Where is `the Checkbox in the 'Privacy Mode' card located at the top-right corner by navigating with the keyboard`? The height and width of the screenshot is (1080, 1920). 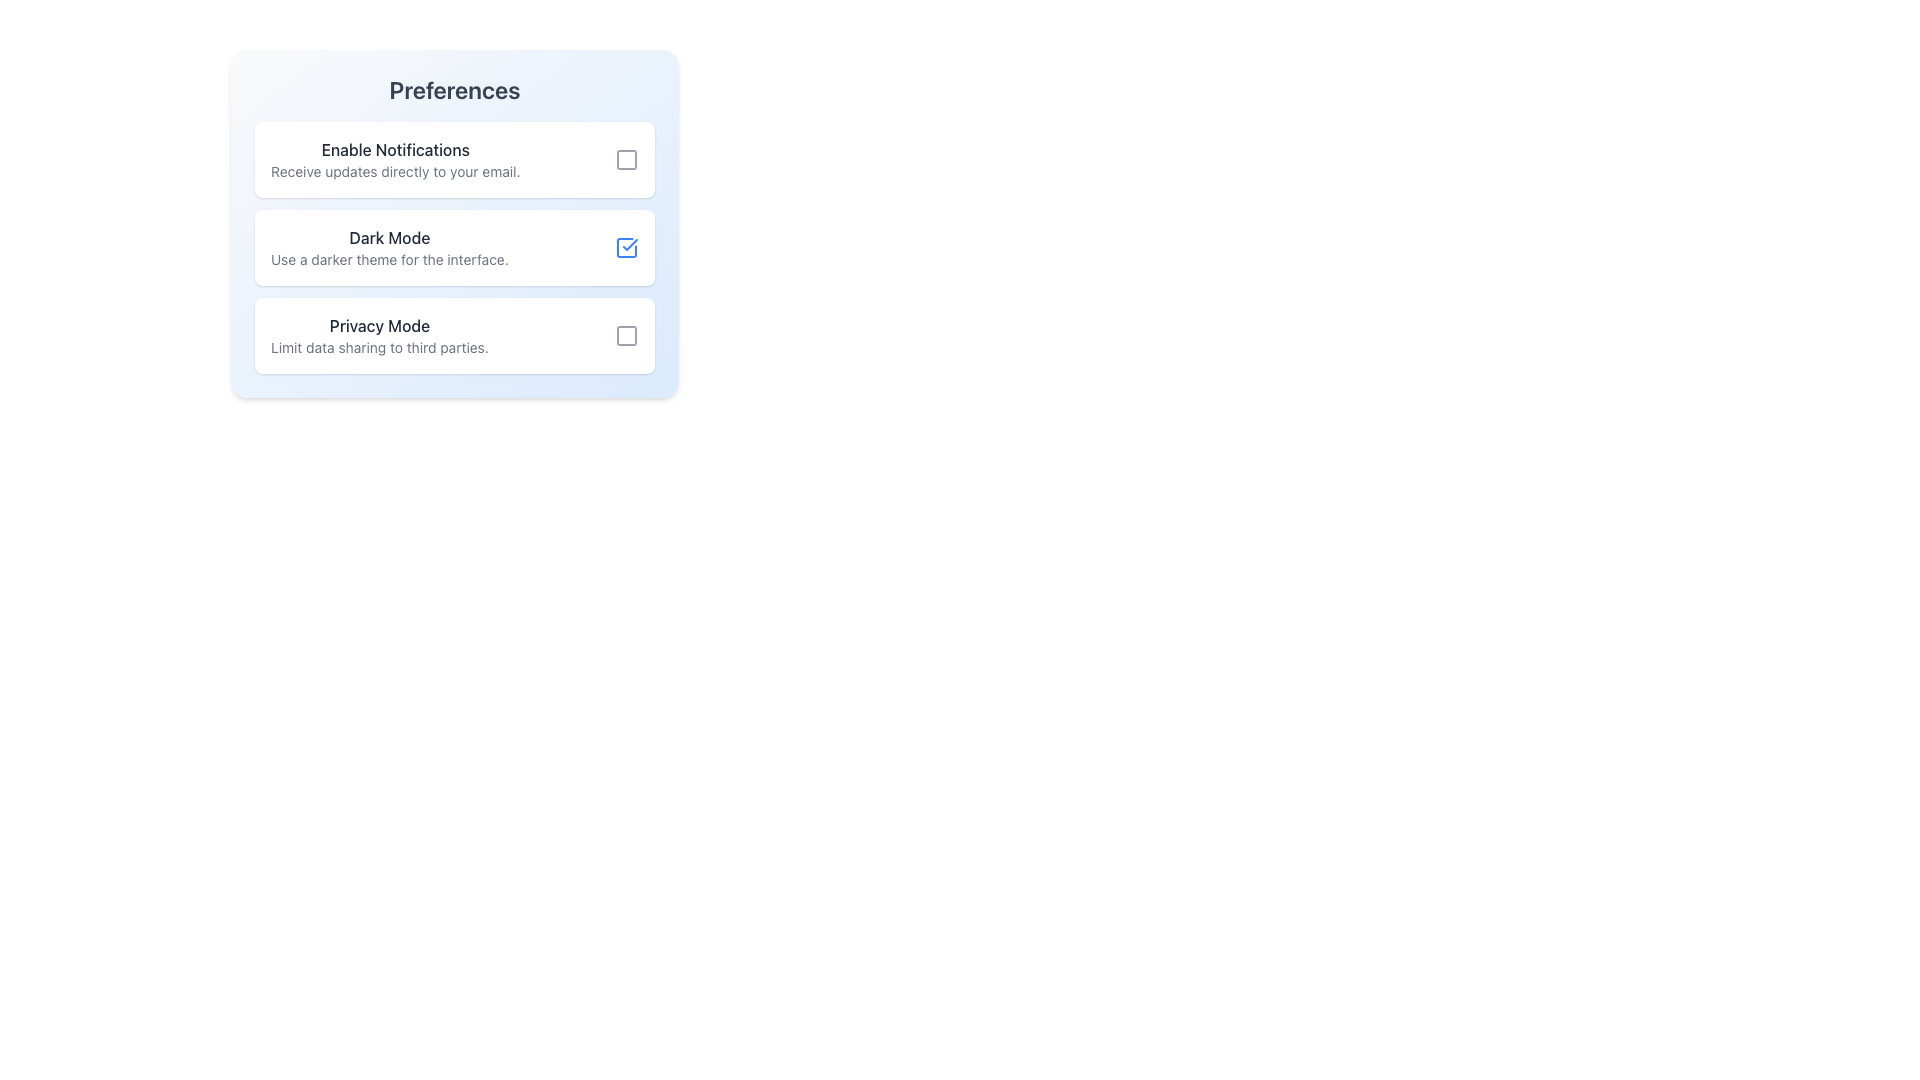
the Checkbox in the 'Privacy Mode' card located at the top-right corner by navigating with the keyboard is located at coordinates (626, 334).